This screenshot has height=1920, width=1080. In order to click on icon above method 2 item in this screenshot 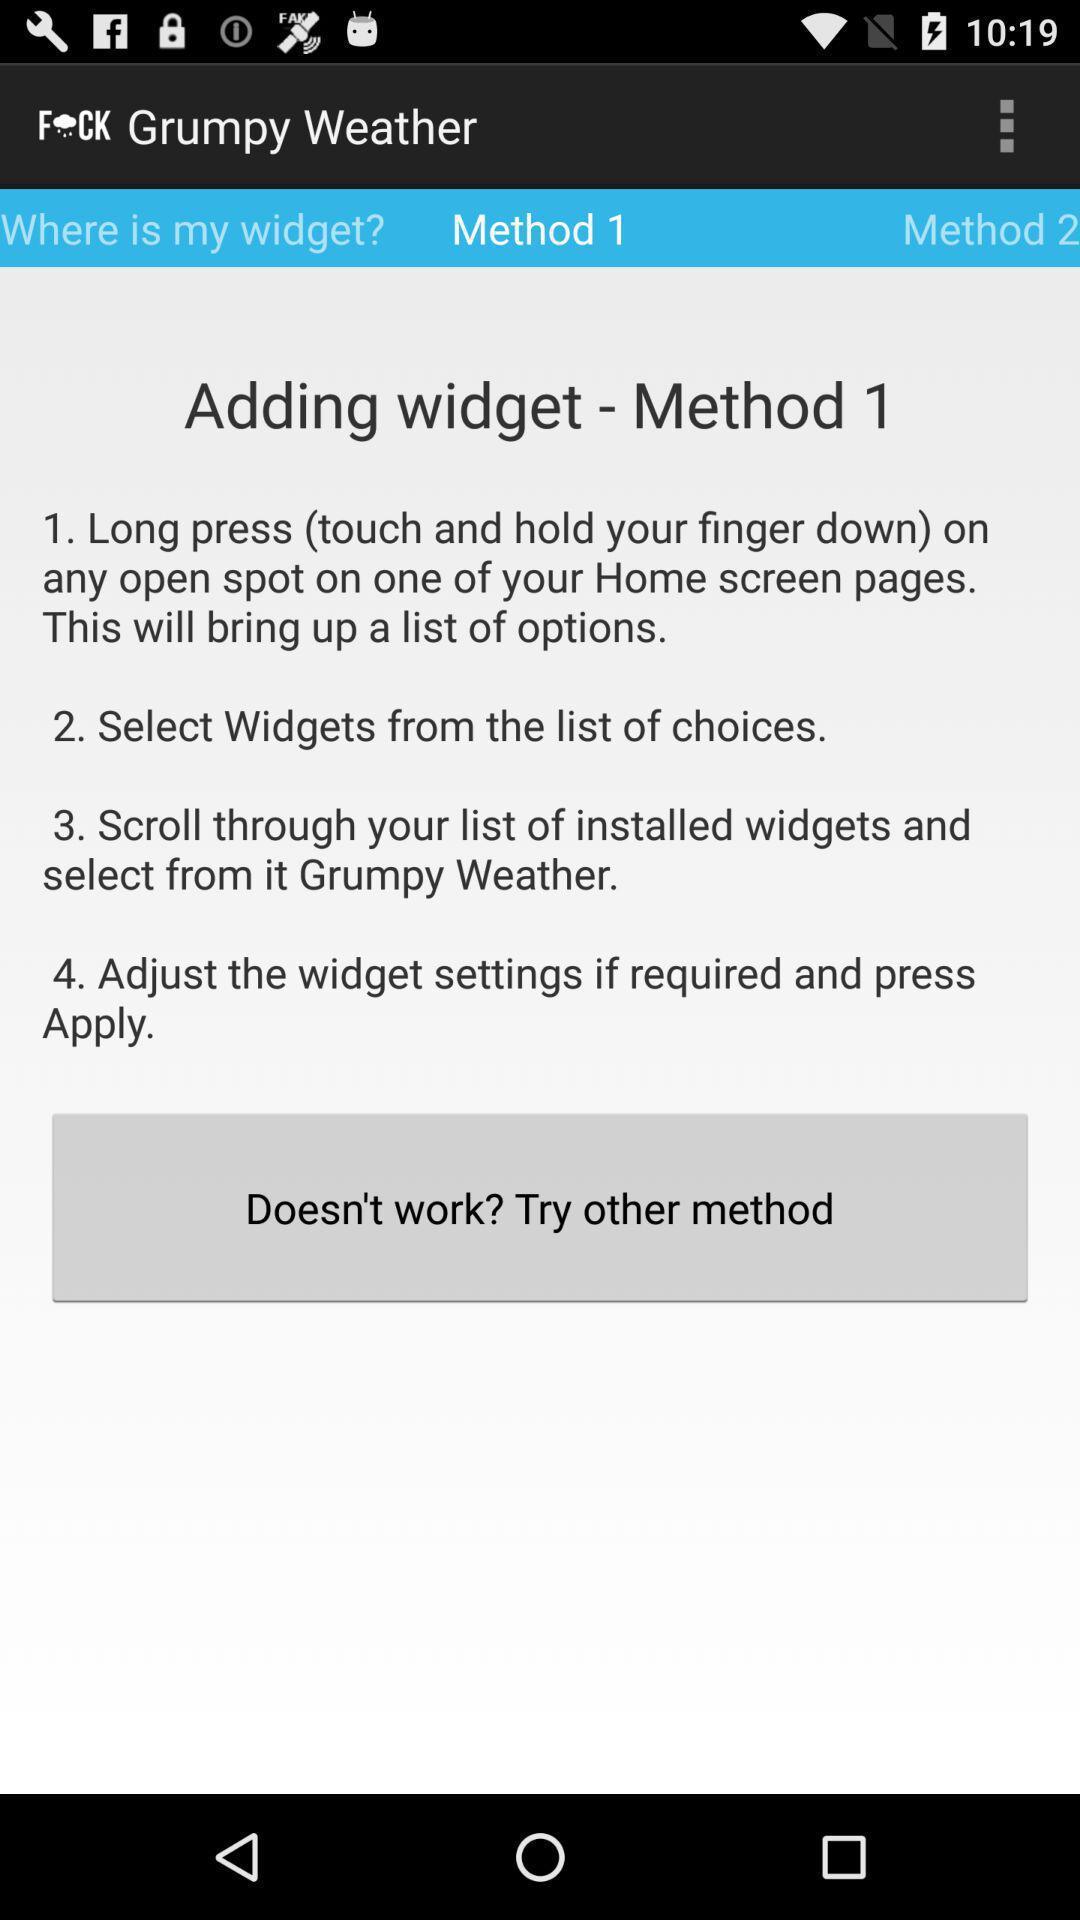, I will do `click(1006, 124)`.